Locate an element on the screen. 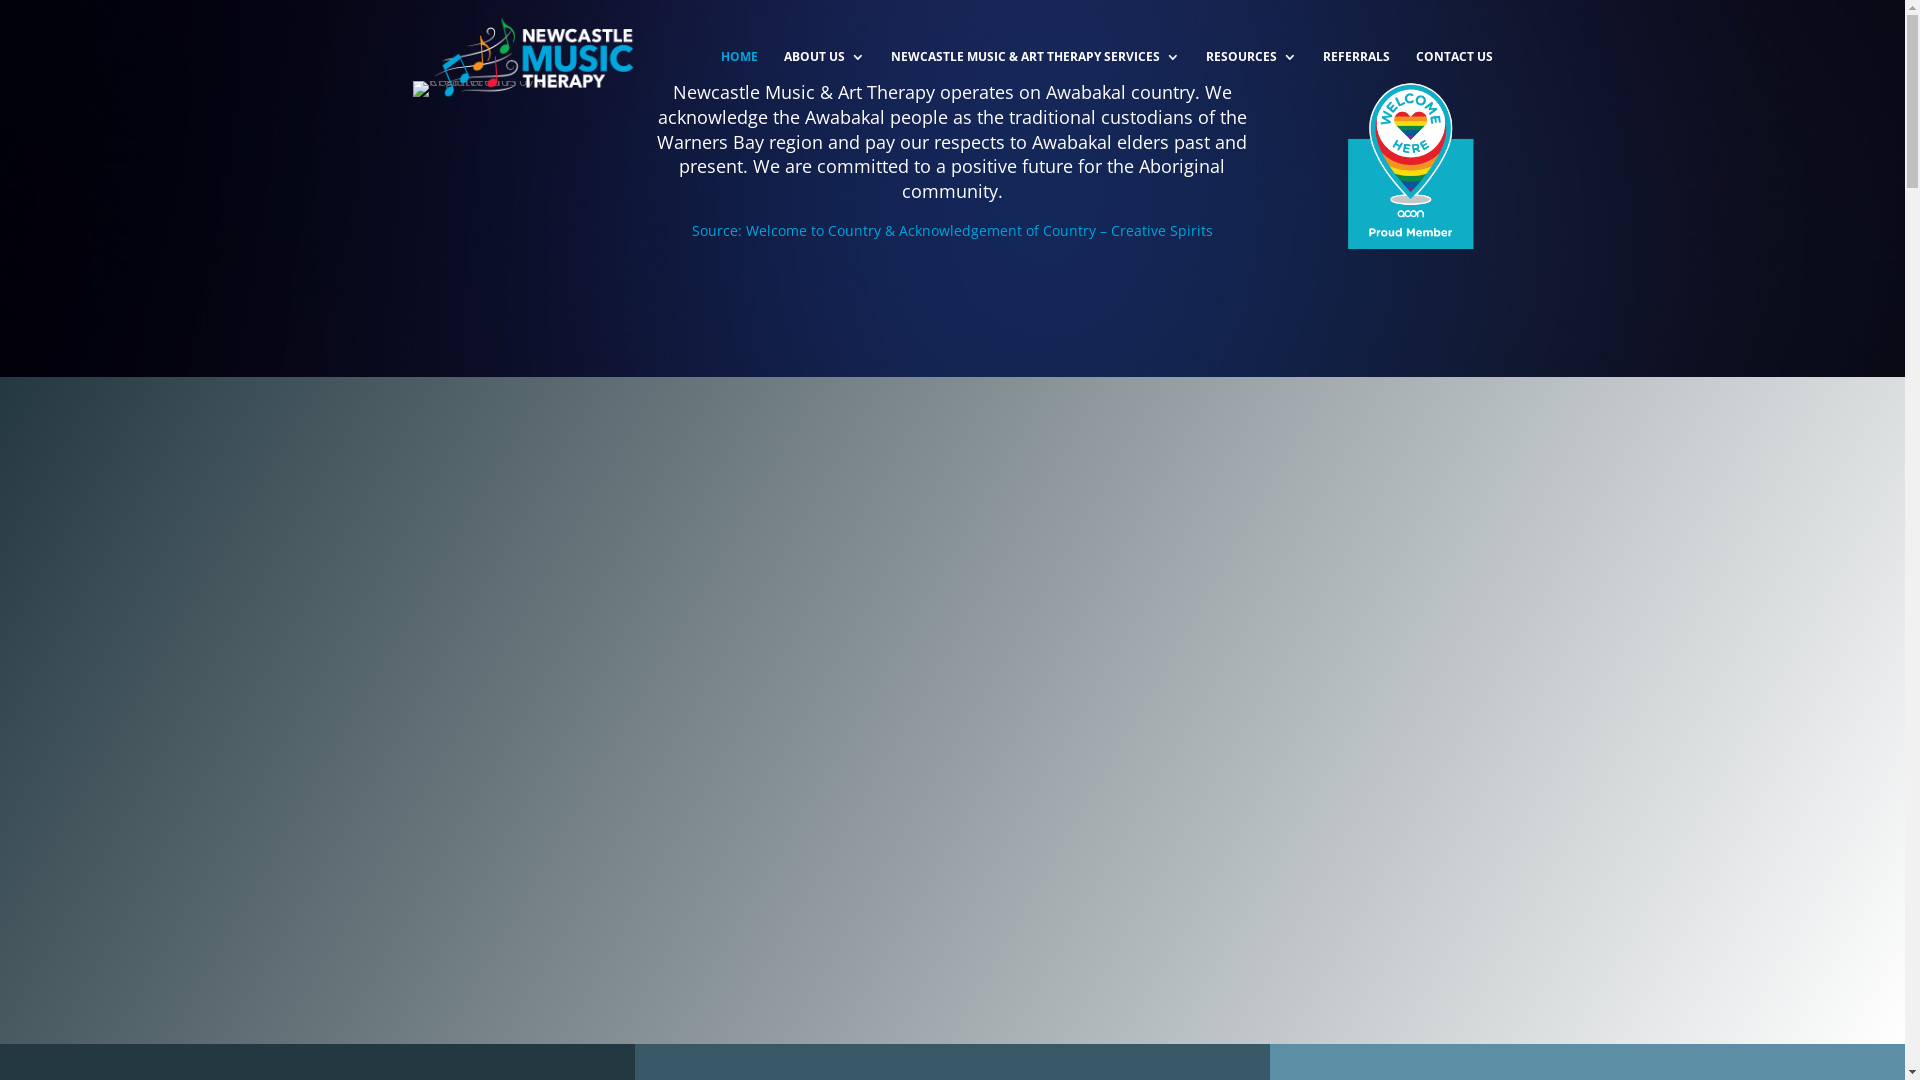  'RESOURCES' is located at coordinates (1250, 80).